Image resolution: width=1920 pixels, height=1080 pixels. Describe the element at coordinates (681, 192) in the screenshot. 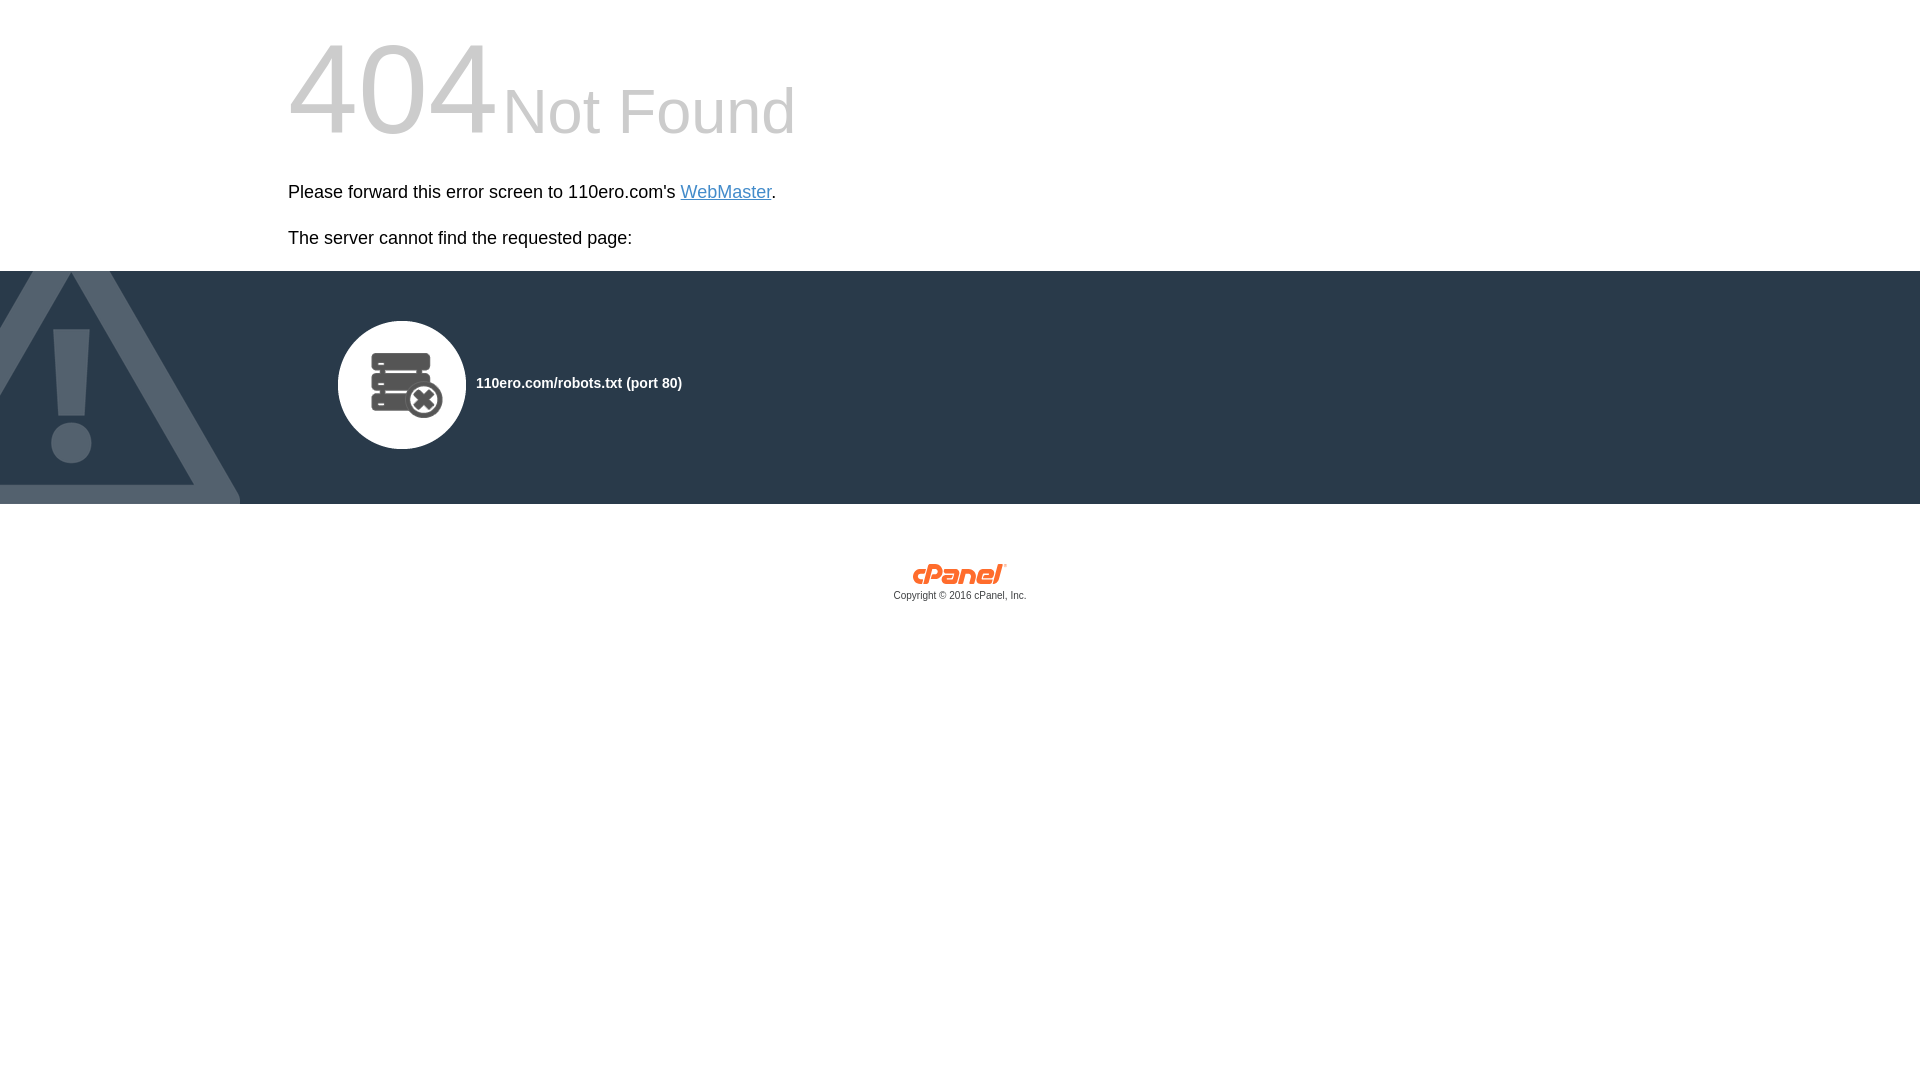

I see `'WebMaster'` at that location.